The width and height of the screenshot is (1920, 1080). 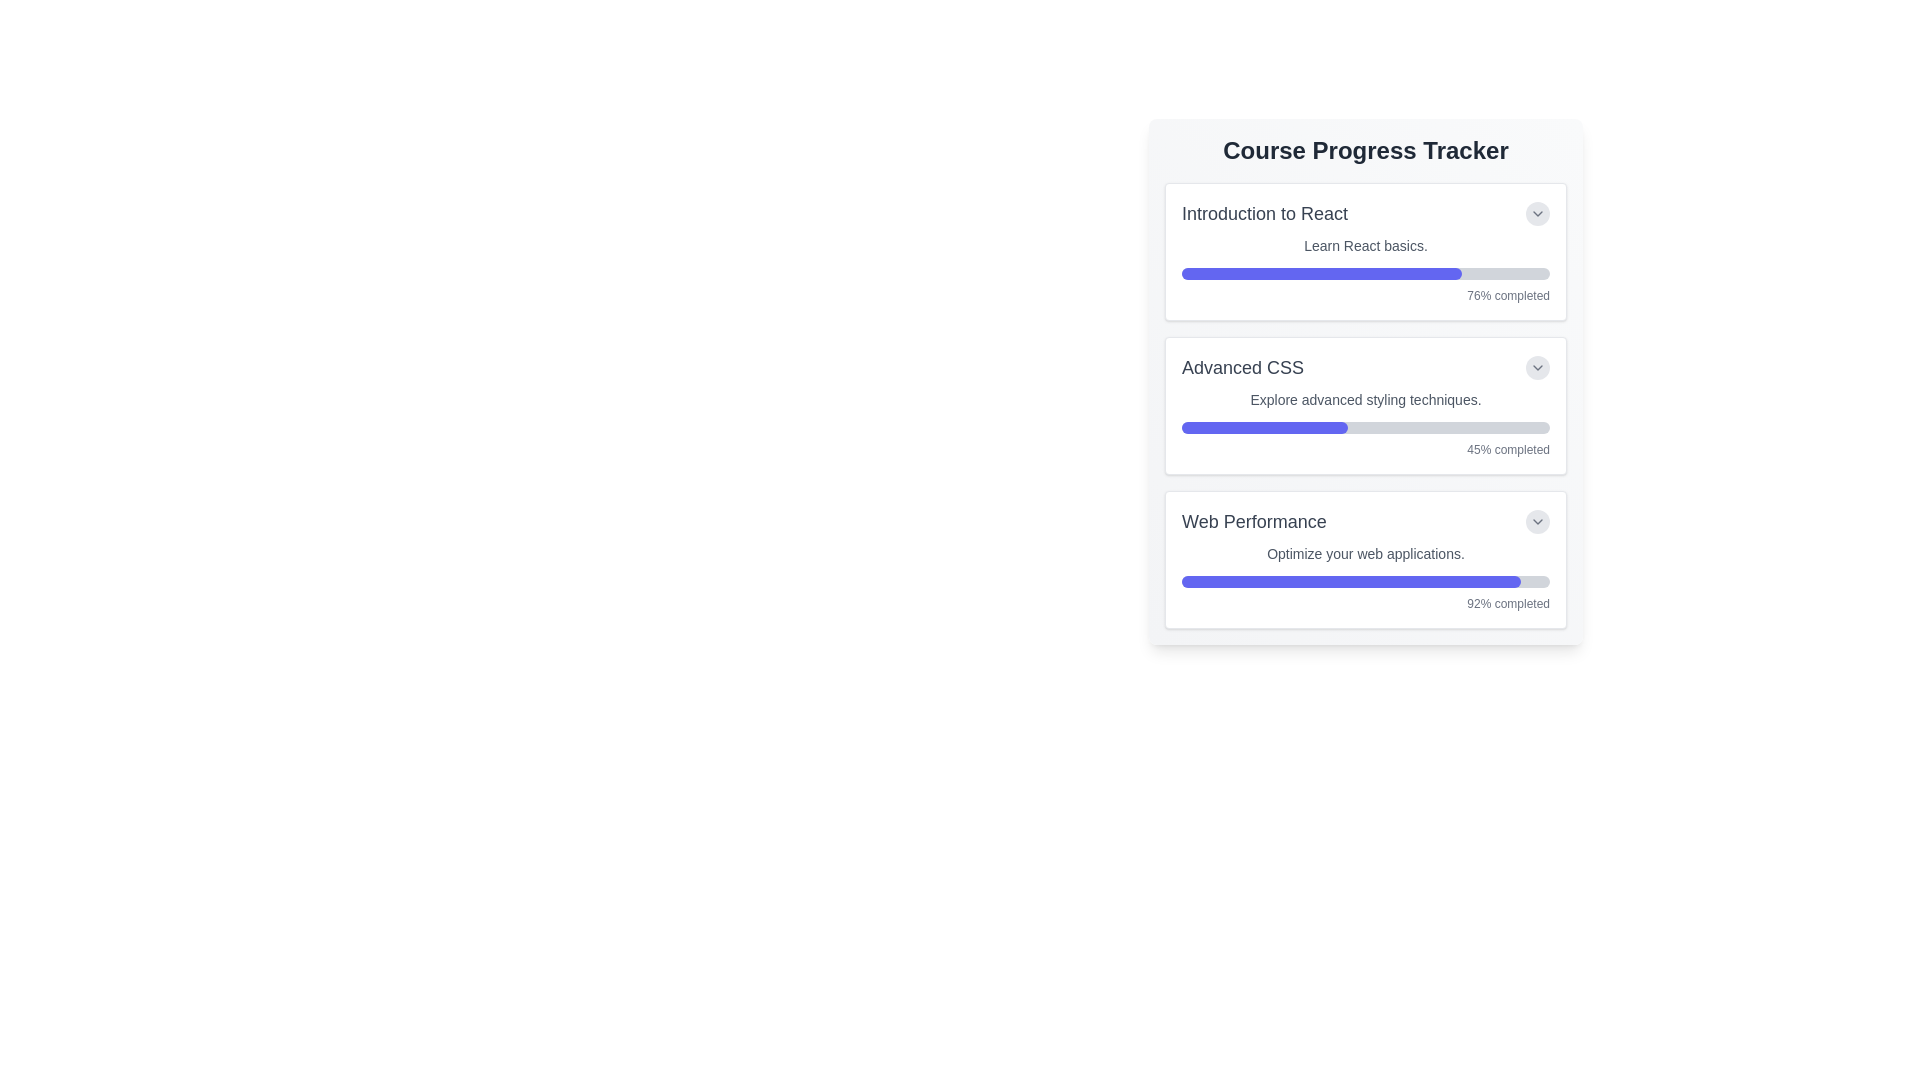 I want to click on the indigo-colored progress bar fill that indicates a 45% completion rate under the 'Advanced CSS' course label, so click(x=1263, y=427).